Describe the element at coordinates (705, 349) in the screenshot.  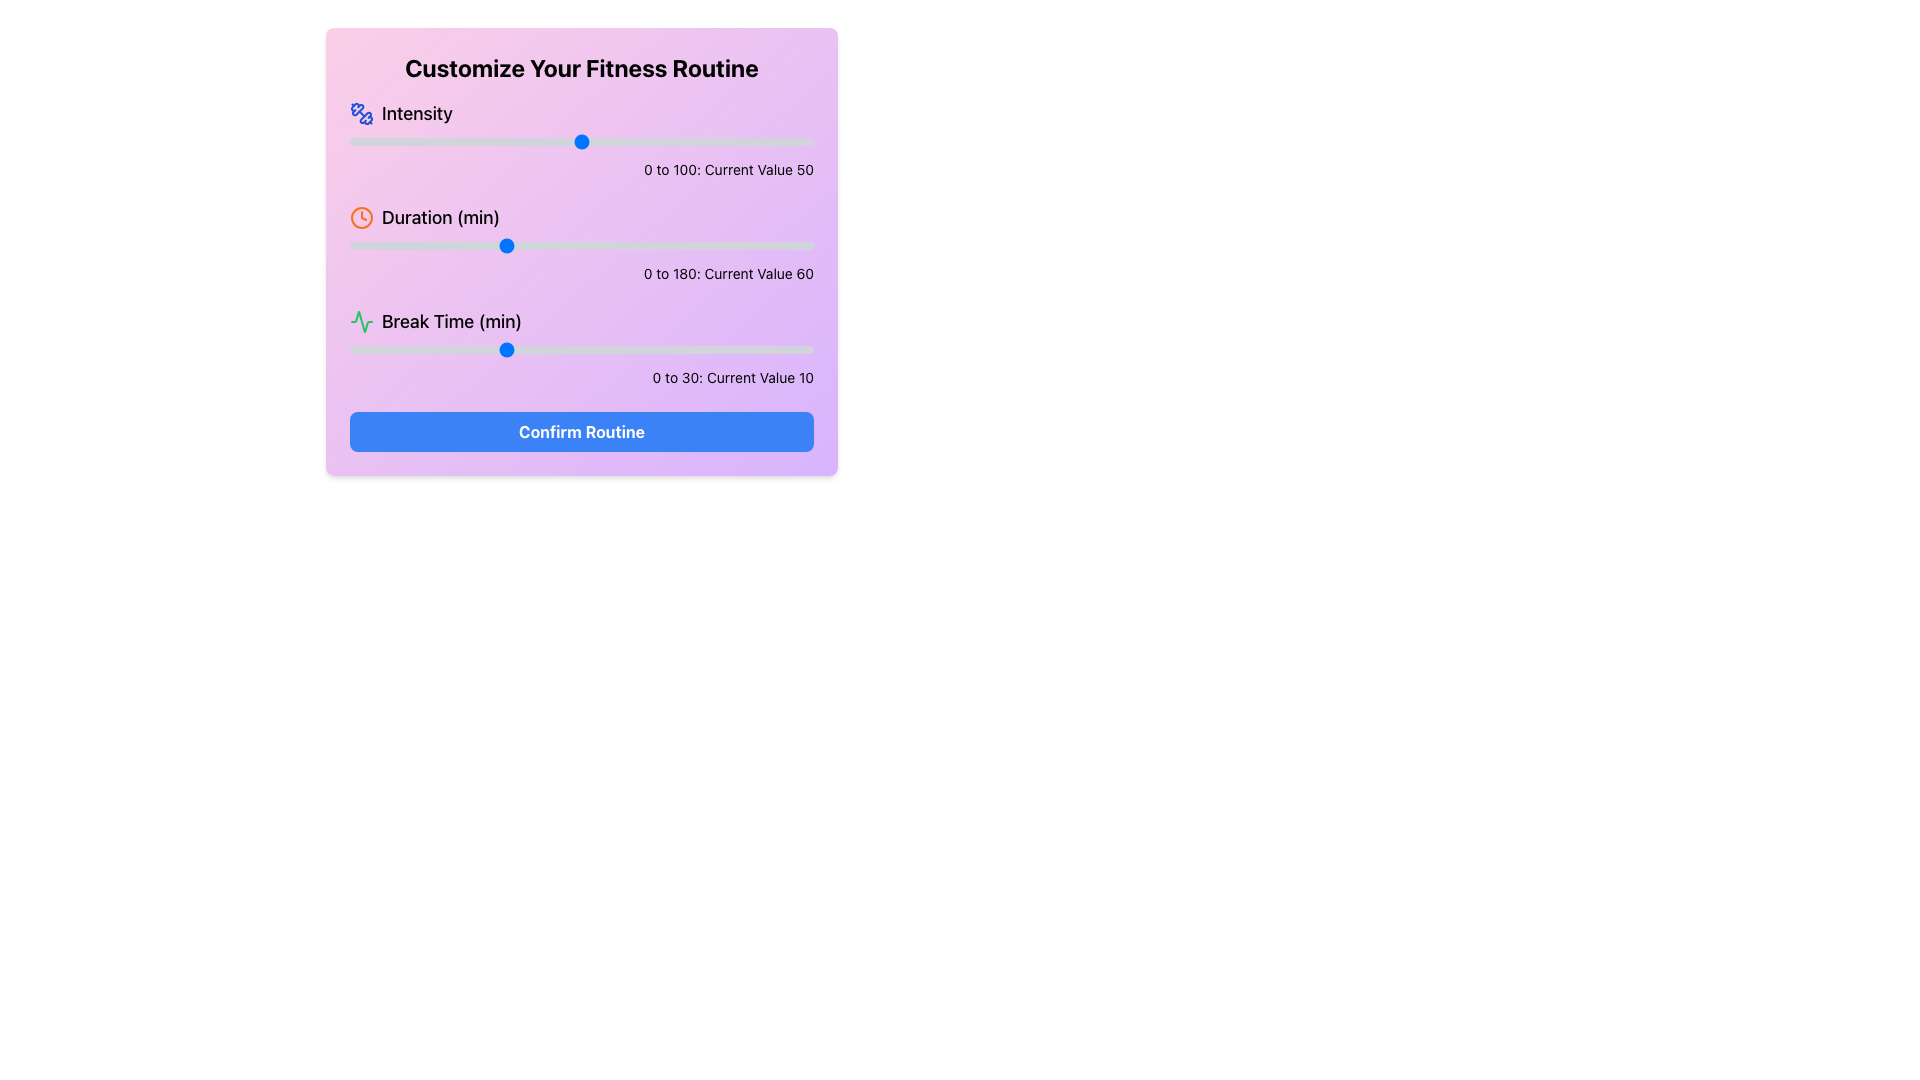
I see `the break time` at that location.